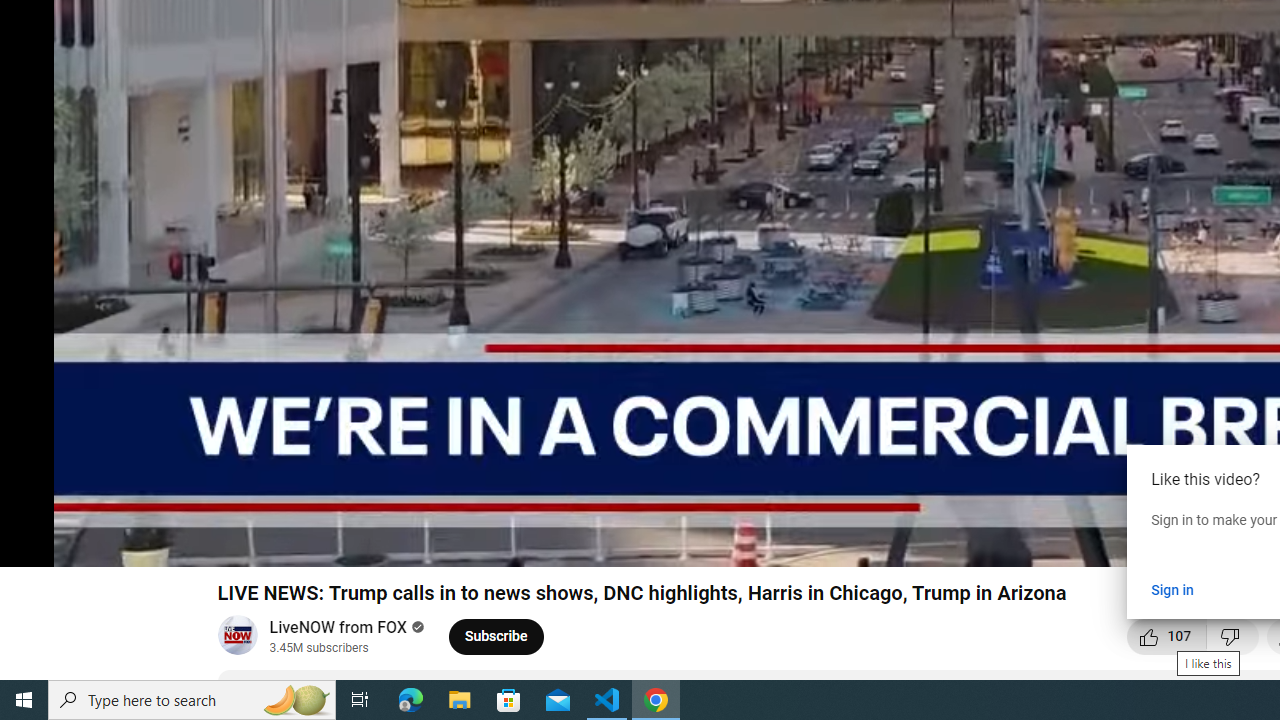  Describe the element at coordinates (496, 636) in the screenshot. I see `'Subscribe to LiveNOW from FOX.'` at that location.